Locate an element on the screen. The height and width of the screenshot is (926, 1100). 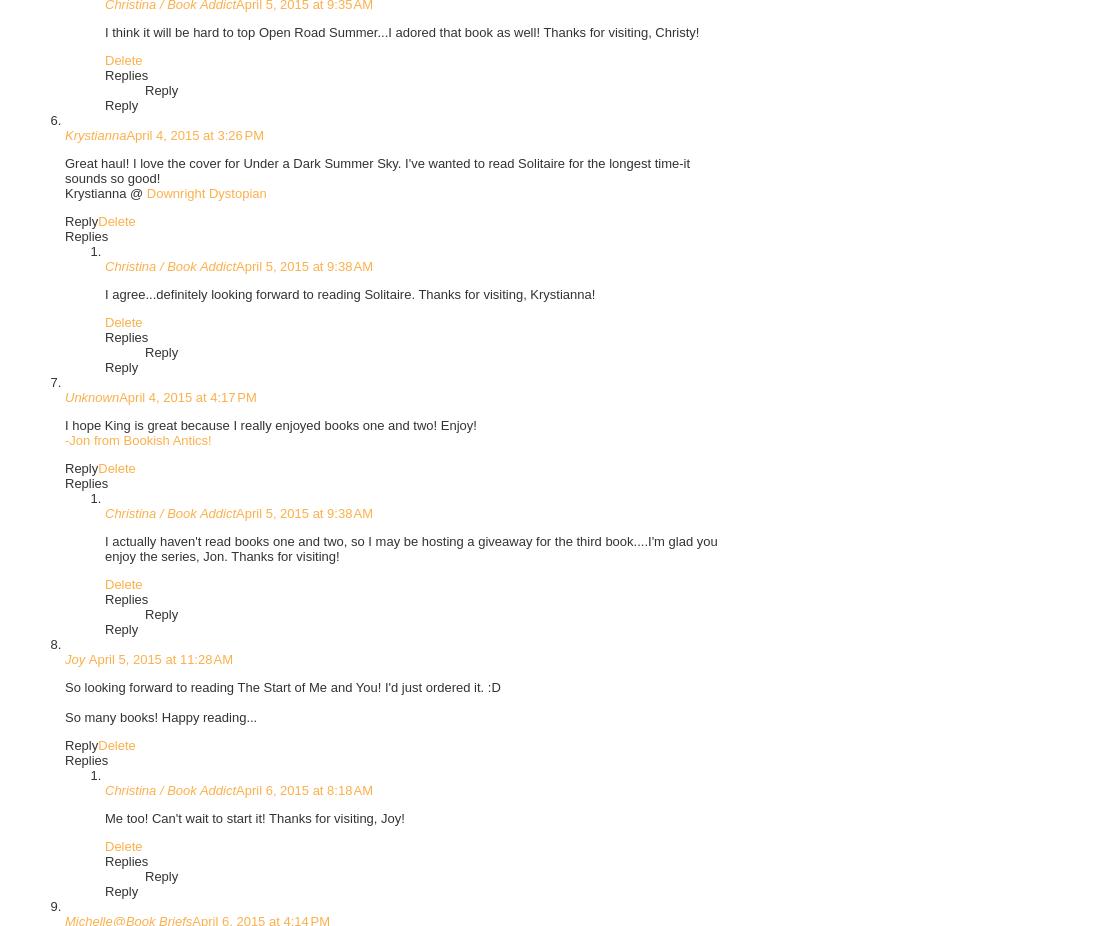
'Joy' is located at coordinates (76, 657).